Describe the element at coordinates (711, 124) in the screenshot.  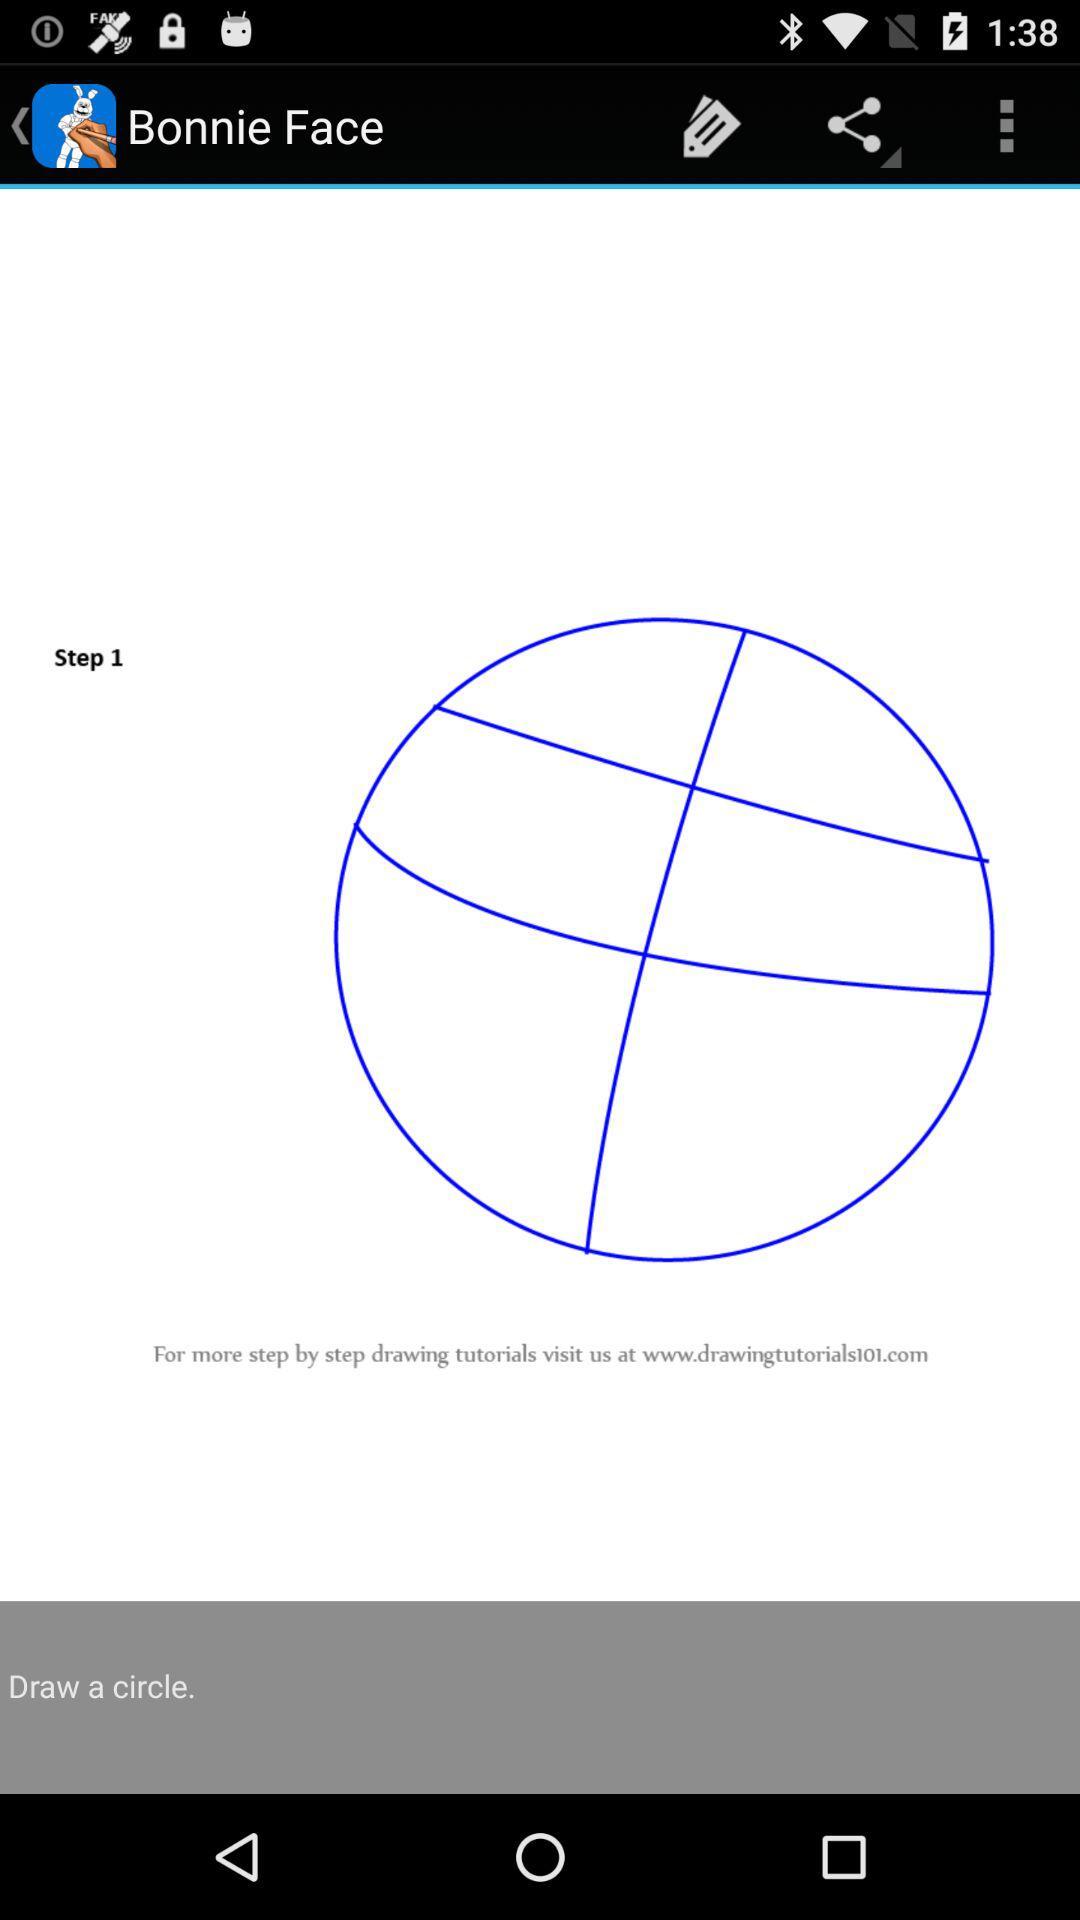
I see `item to the right of the bonnie face icon` at that location.